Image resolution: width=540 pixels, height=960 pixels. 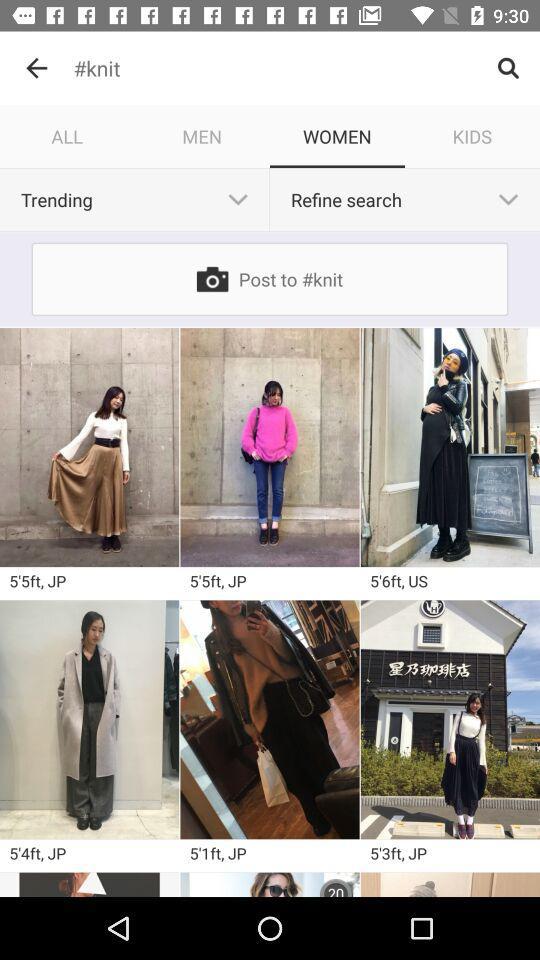 What do you see at coordinates (472, 135) in the screenshot?
I see `the kids item` at bounding box center [472, 135].